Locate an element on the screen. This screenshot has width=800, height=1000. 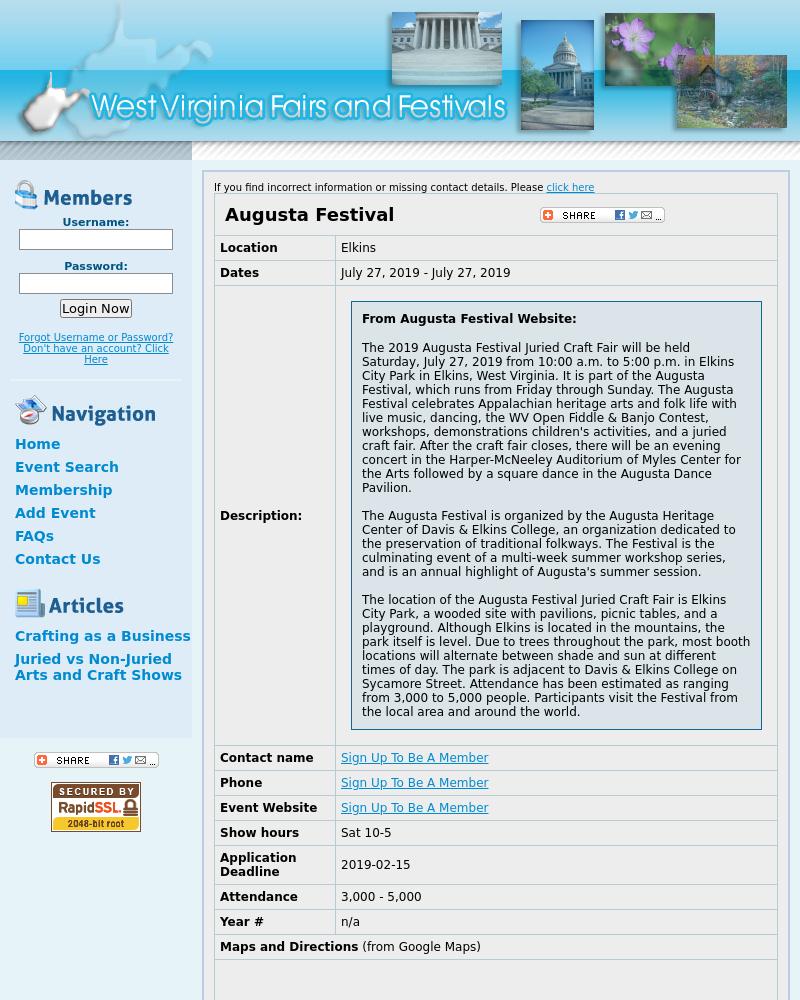
'Elkins' is located at coordinates (358, 247).